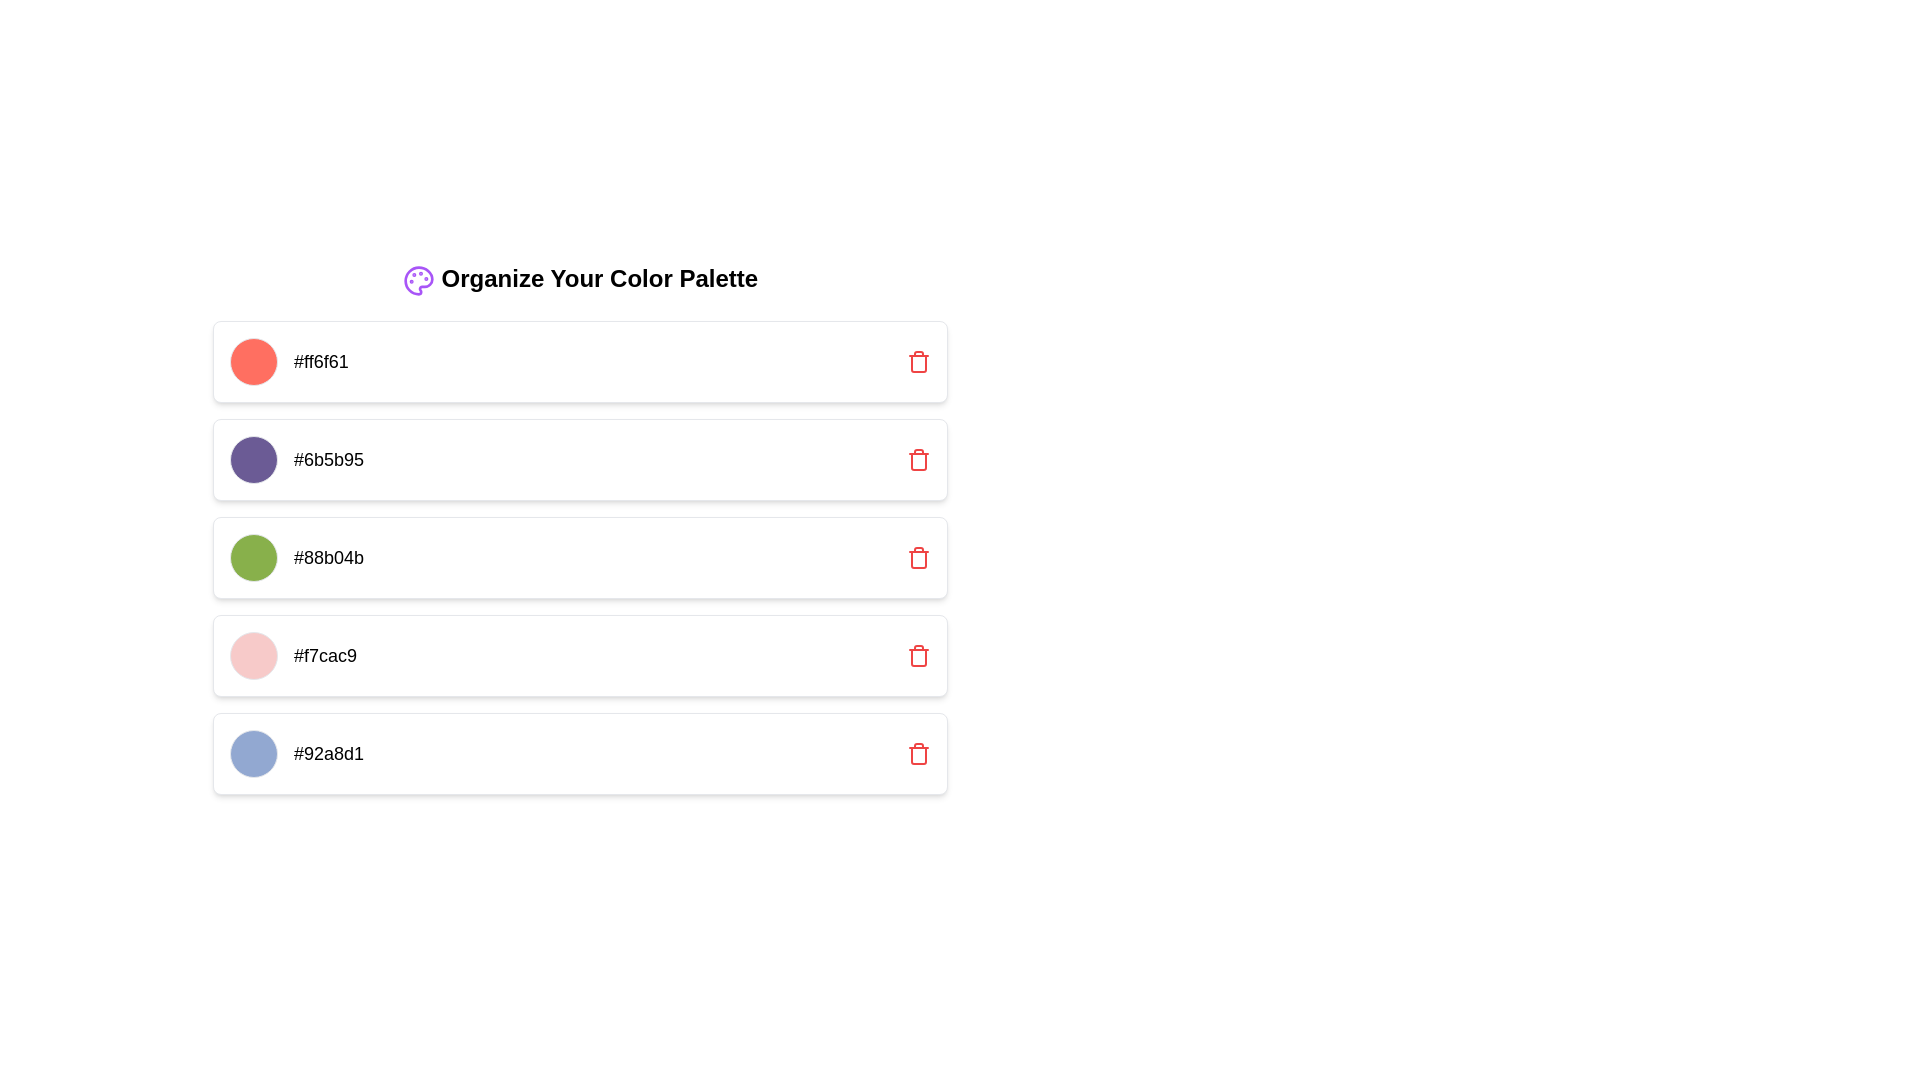 The image size is (1920, 1080). What do you see at coordinates (579, 361) in the screenshot?
I see `the color circle in the first item of the color palette management interface` at bounding box center [579, 361].